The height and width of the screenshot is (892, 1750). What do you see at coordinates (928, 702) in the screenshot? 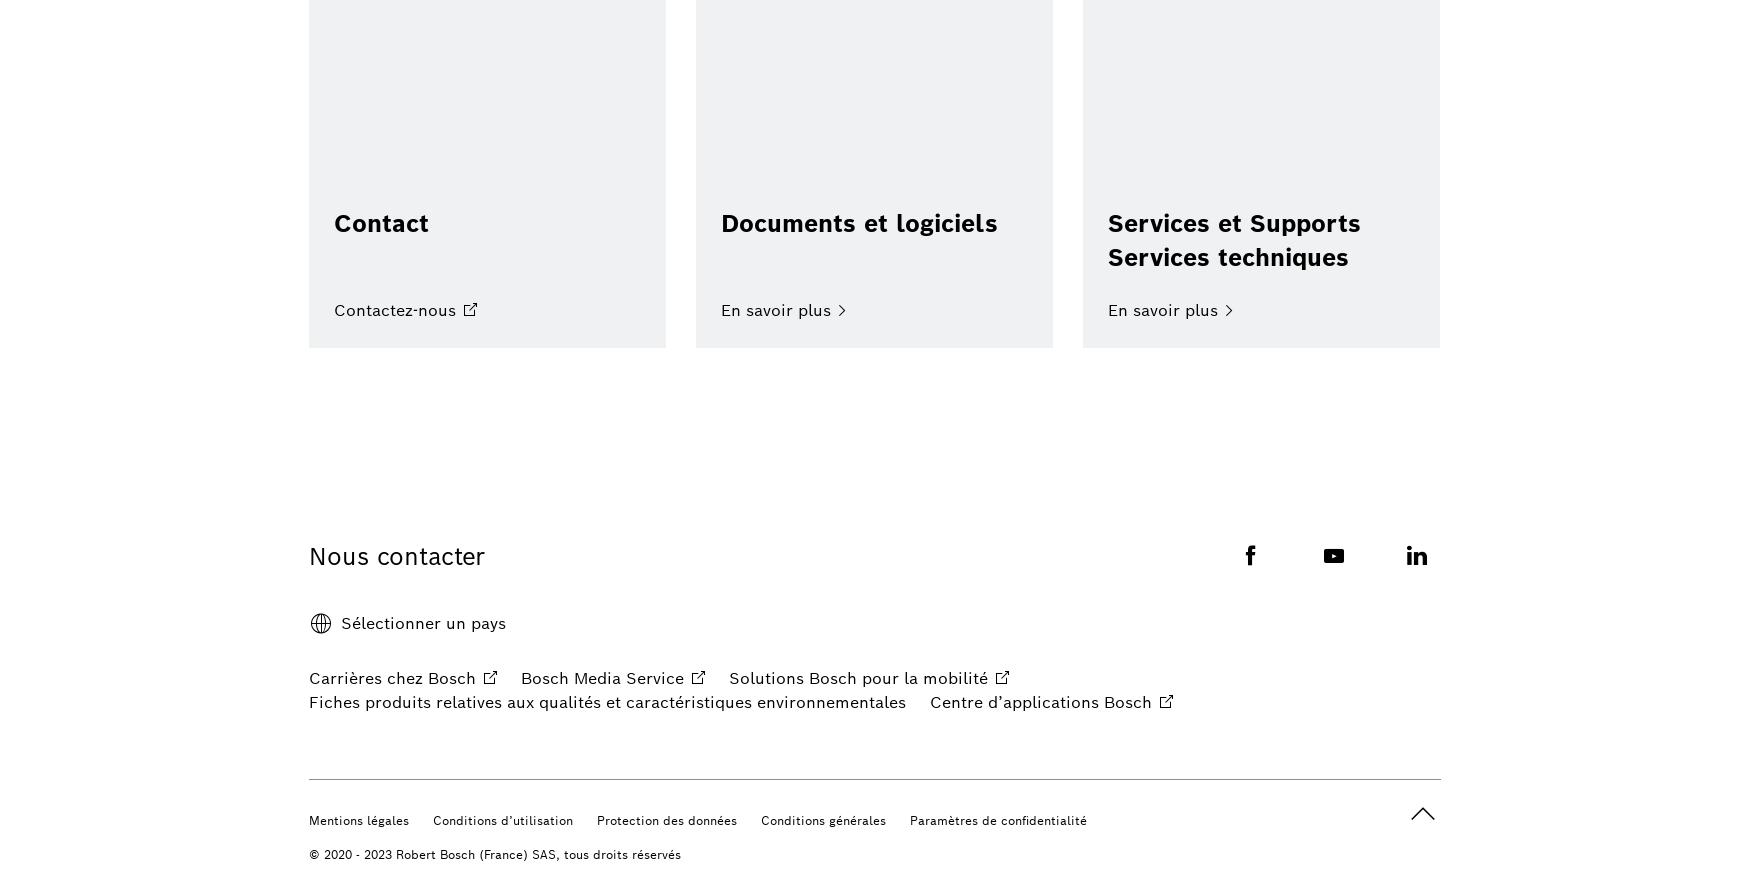
I see `'Centre d’applications'` at bounding box center [928, 702].